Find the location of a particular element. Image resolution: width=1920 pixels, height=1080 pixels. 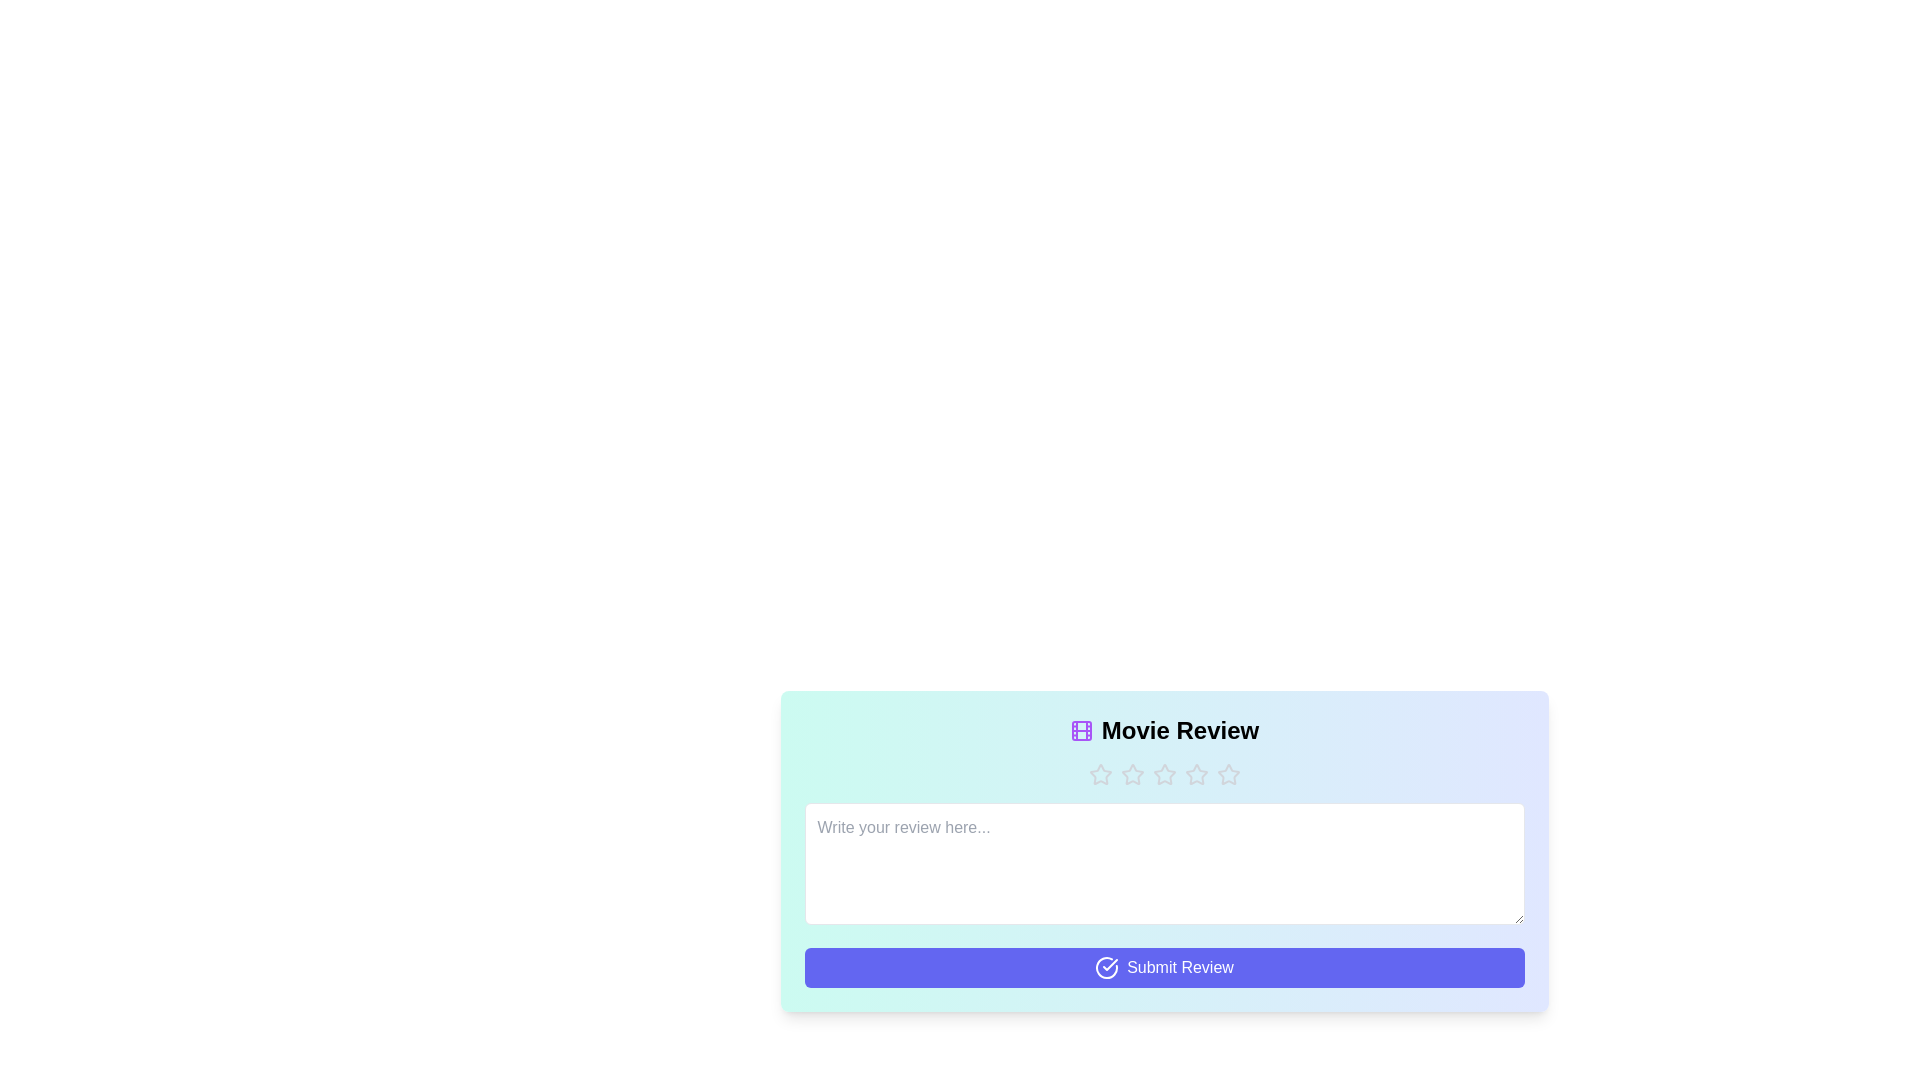

the button with text 'Star 5' to observe its hover effect is located at coordinates (1227, 774).